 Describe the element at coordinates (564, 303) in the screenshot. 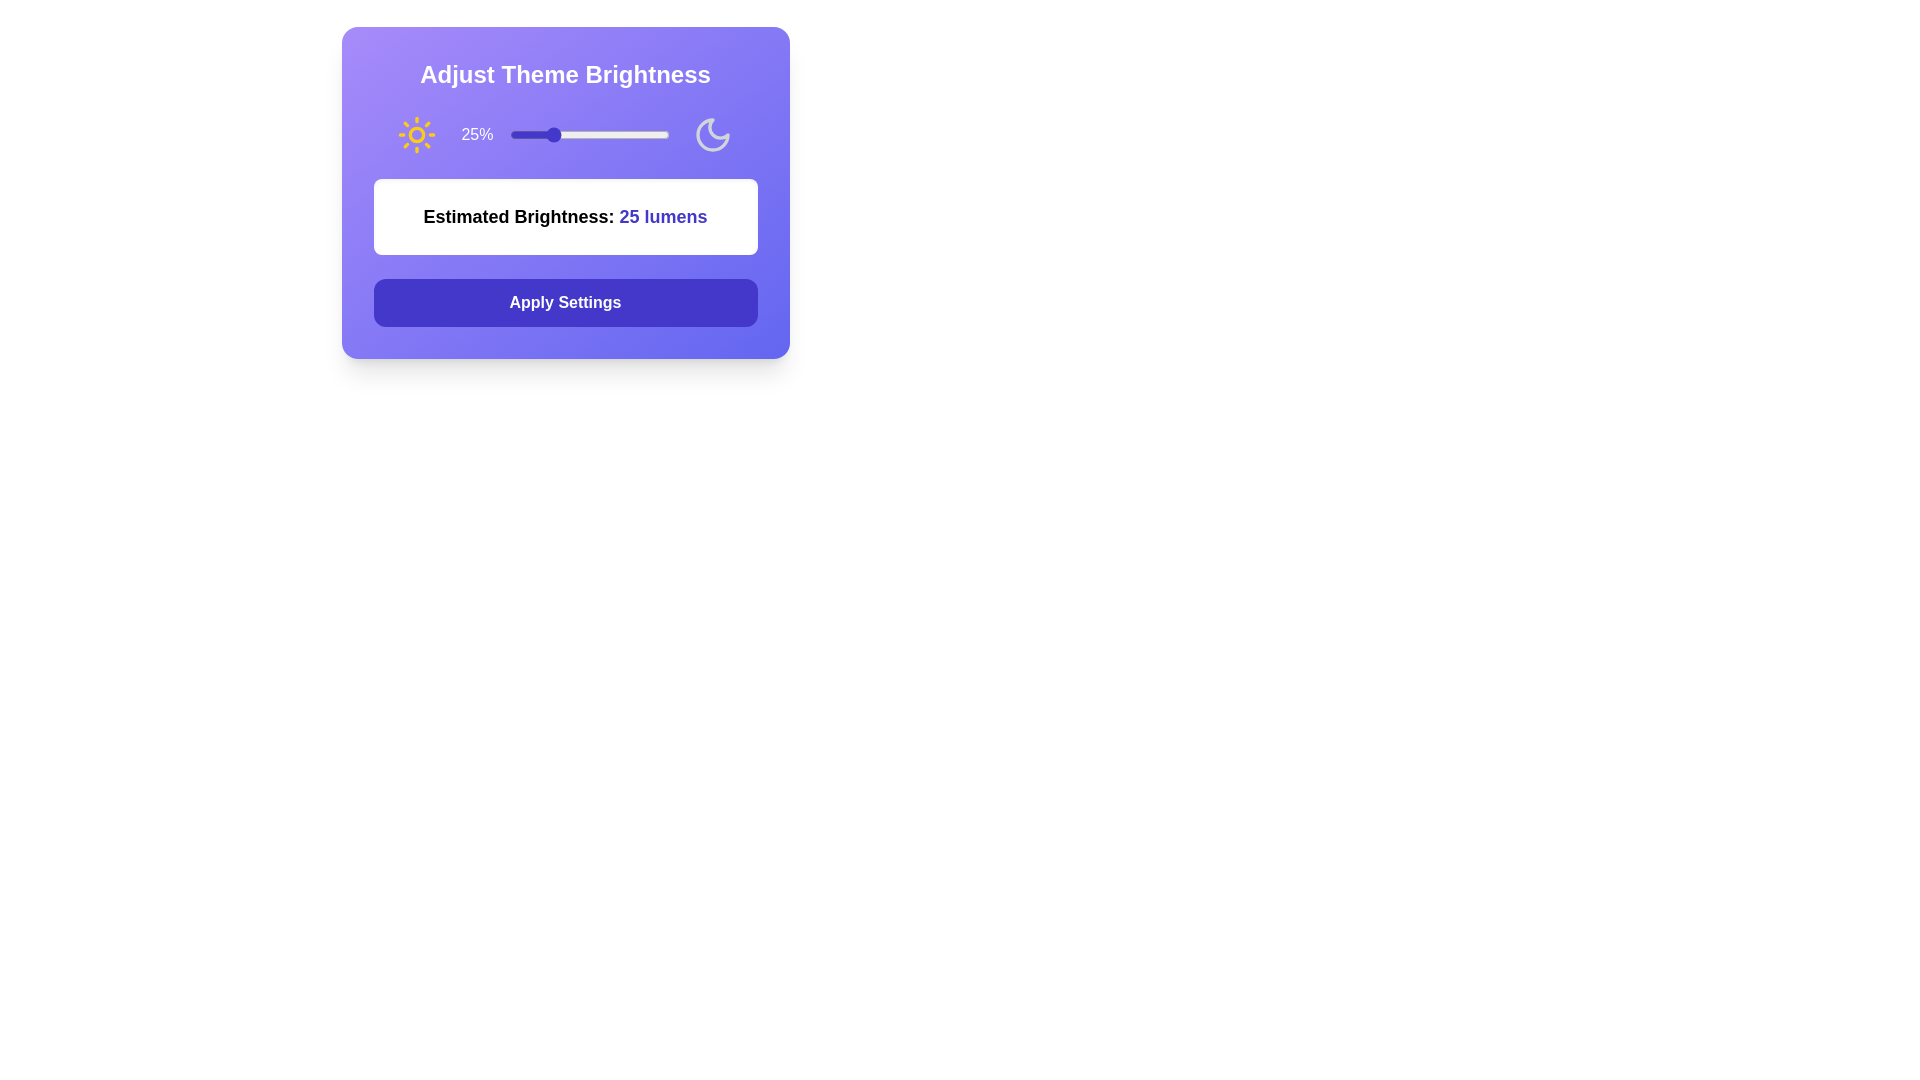

I see `the 'Apply Settings' button` at that location.